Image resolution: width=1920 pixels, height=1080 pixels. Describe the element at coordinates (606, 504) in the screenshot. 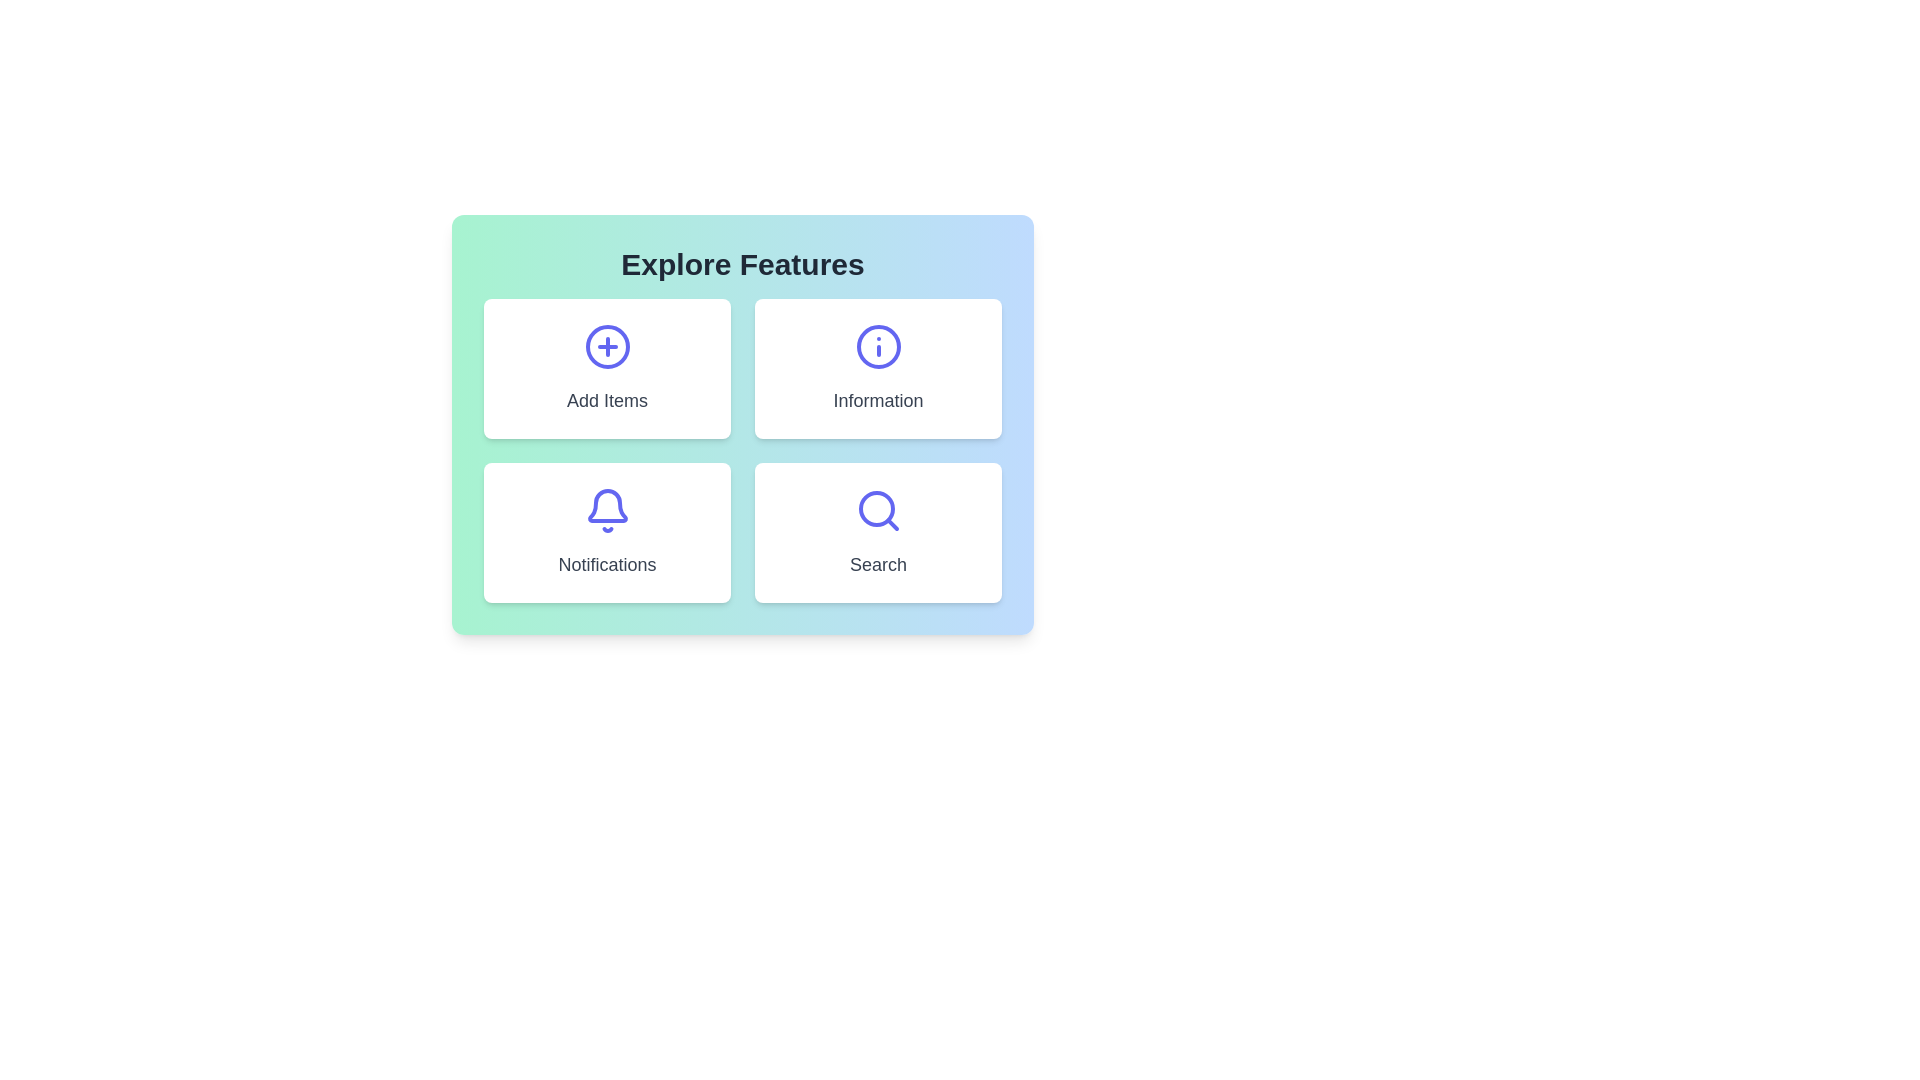

I see `the lower curved section of the bell icon located in the 'Notifications' layout under 'Explore Features'` at that location.